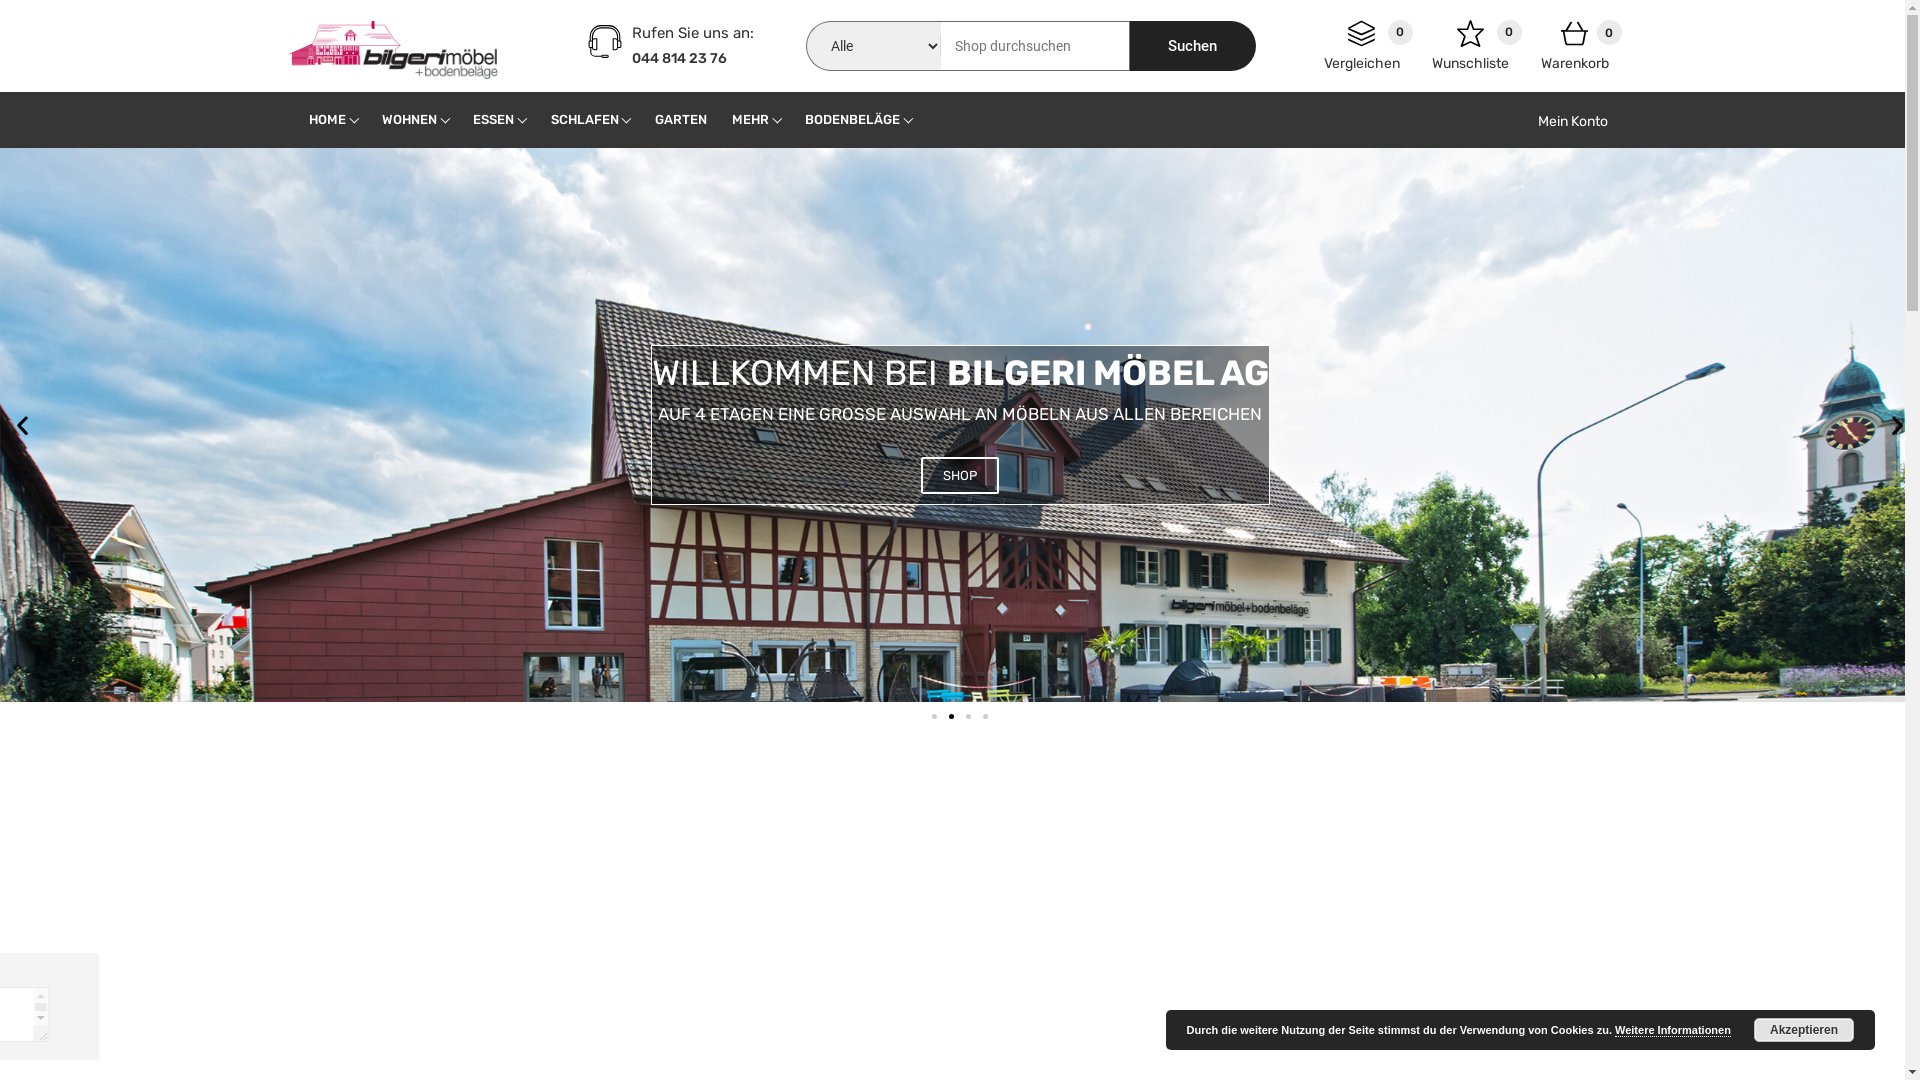 The height and width of the screenshot is (1080, 1920). What do you see at coordinates (1752, 1029) in the screenshot?
I see `'Akzeptieren'` at bounding box center [1752, 1029].